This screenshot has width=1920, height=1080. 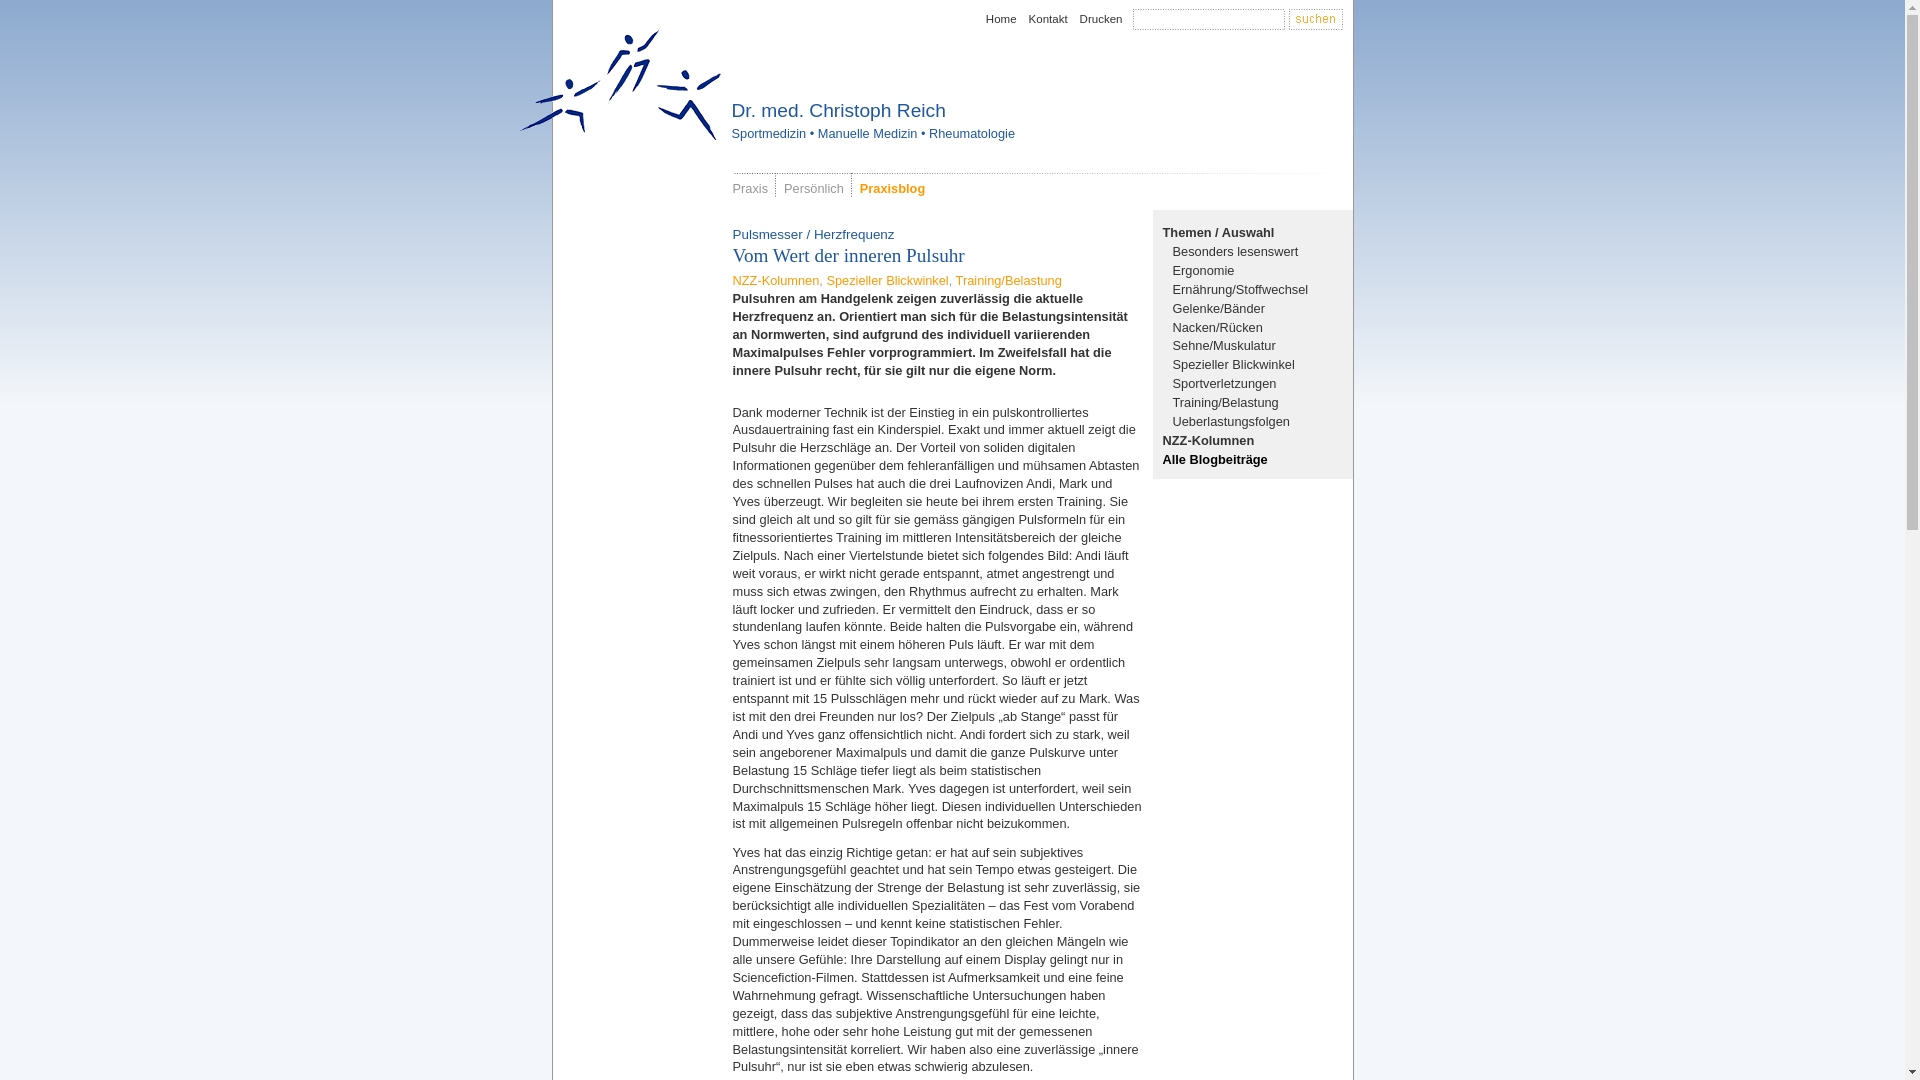 What do you see at coordinates (748, 188) in the screenshot?
I see `'Praxis'` at bounding box center [748, 188].